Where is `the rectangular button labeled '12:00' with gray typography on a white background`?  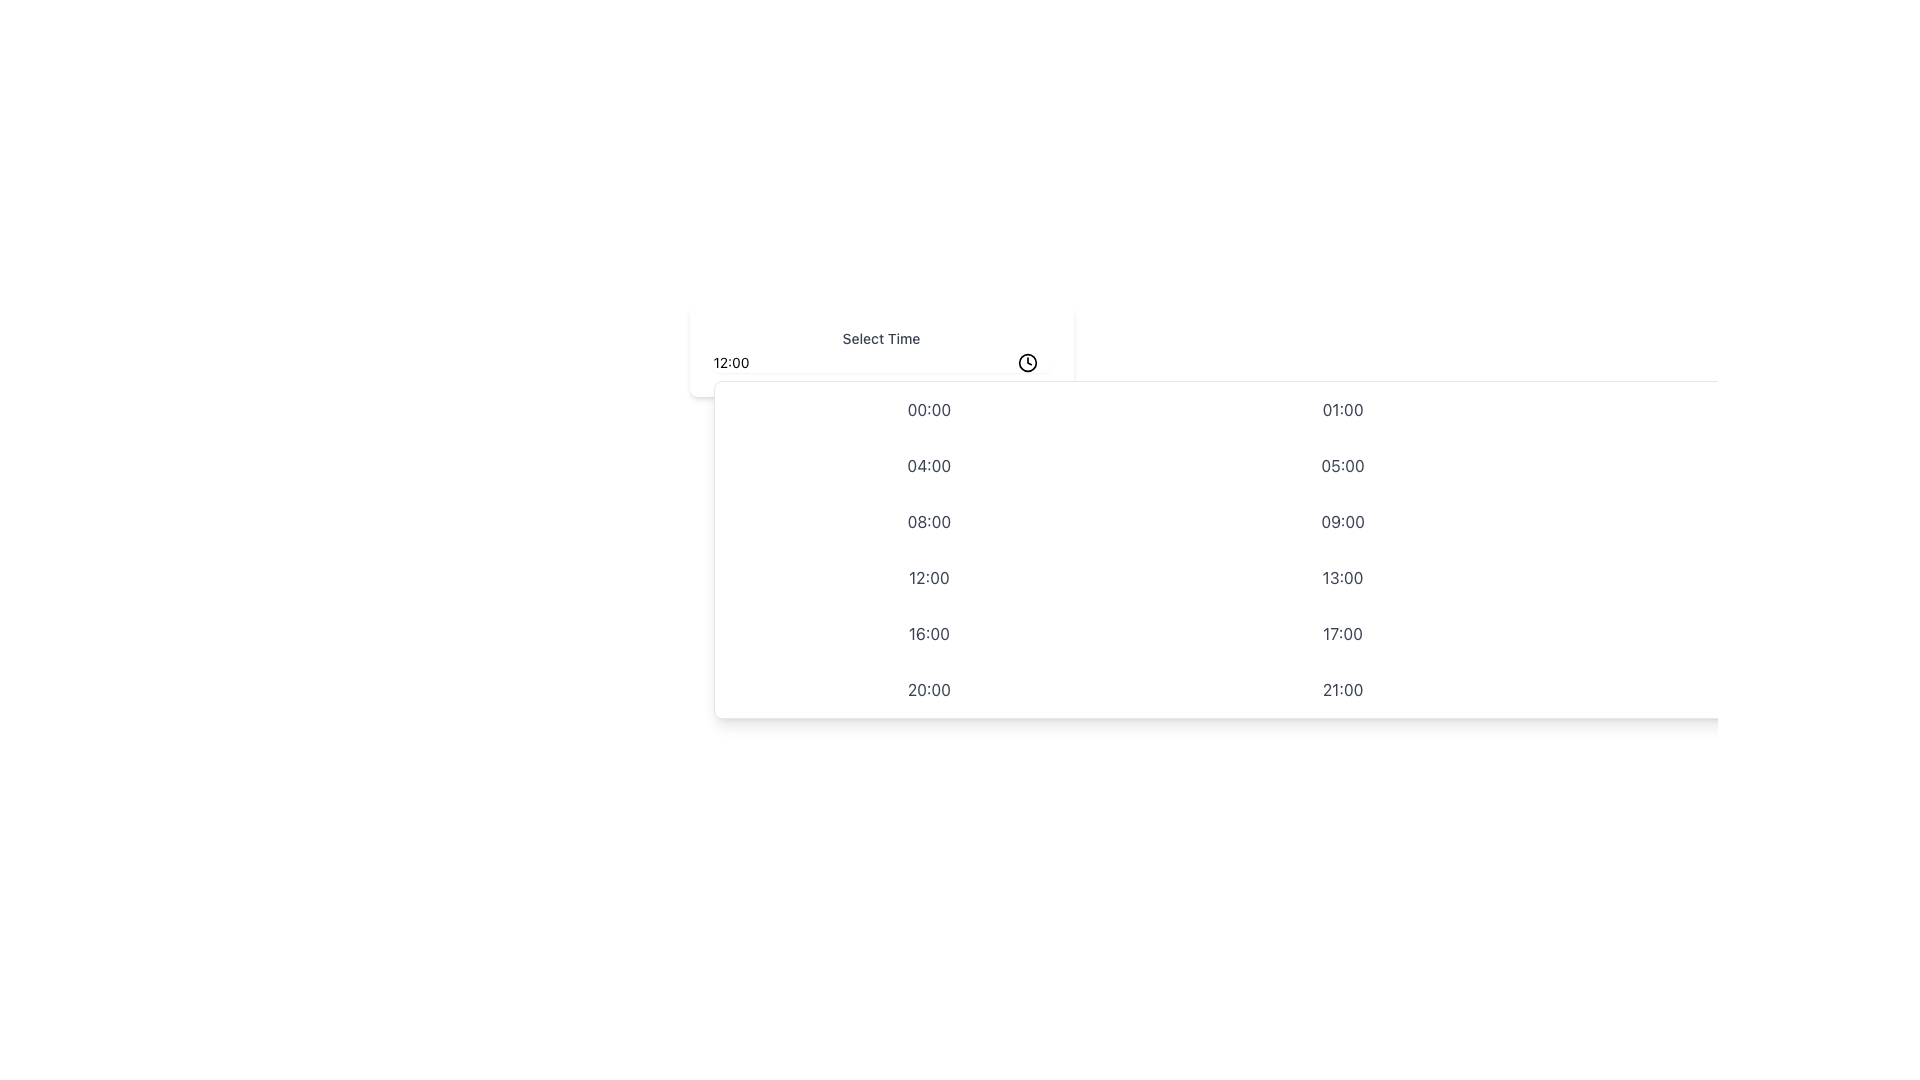 the rectangular button labeled '12:00' with gray typography on a white background is located at coordinates (928, 578).